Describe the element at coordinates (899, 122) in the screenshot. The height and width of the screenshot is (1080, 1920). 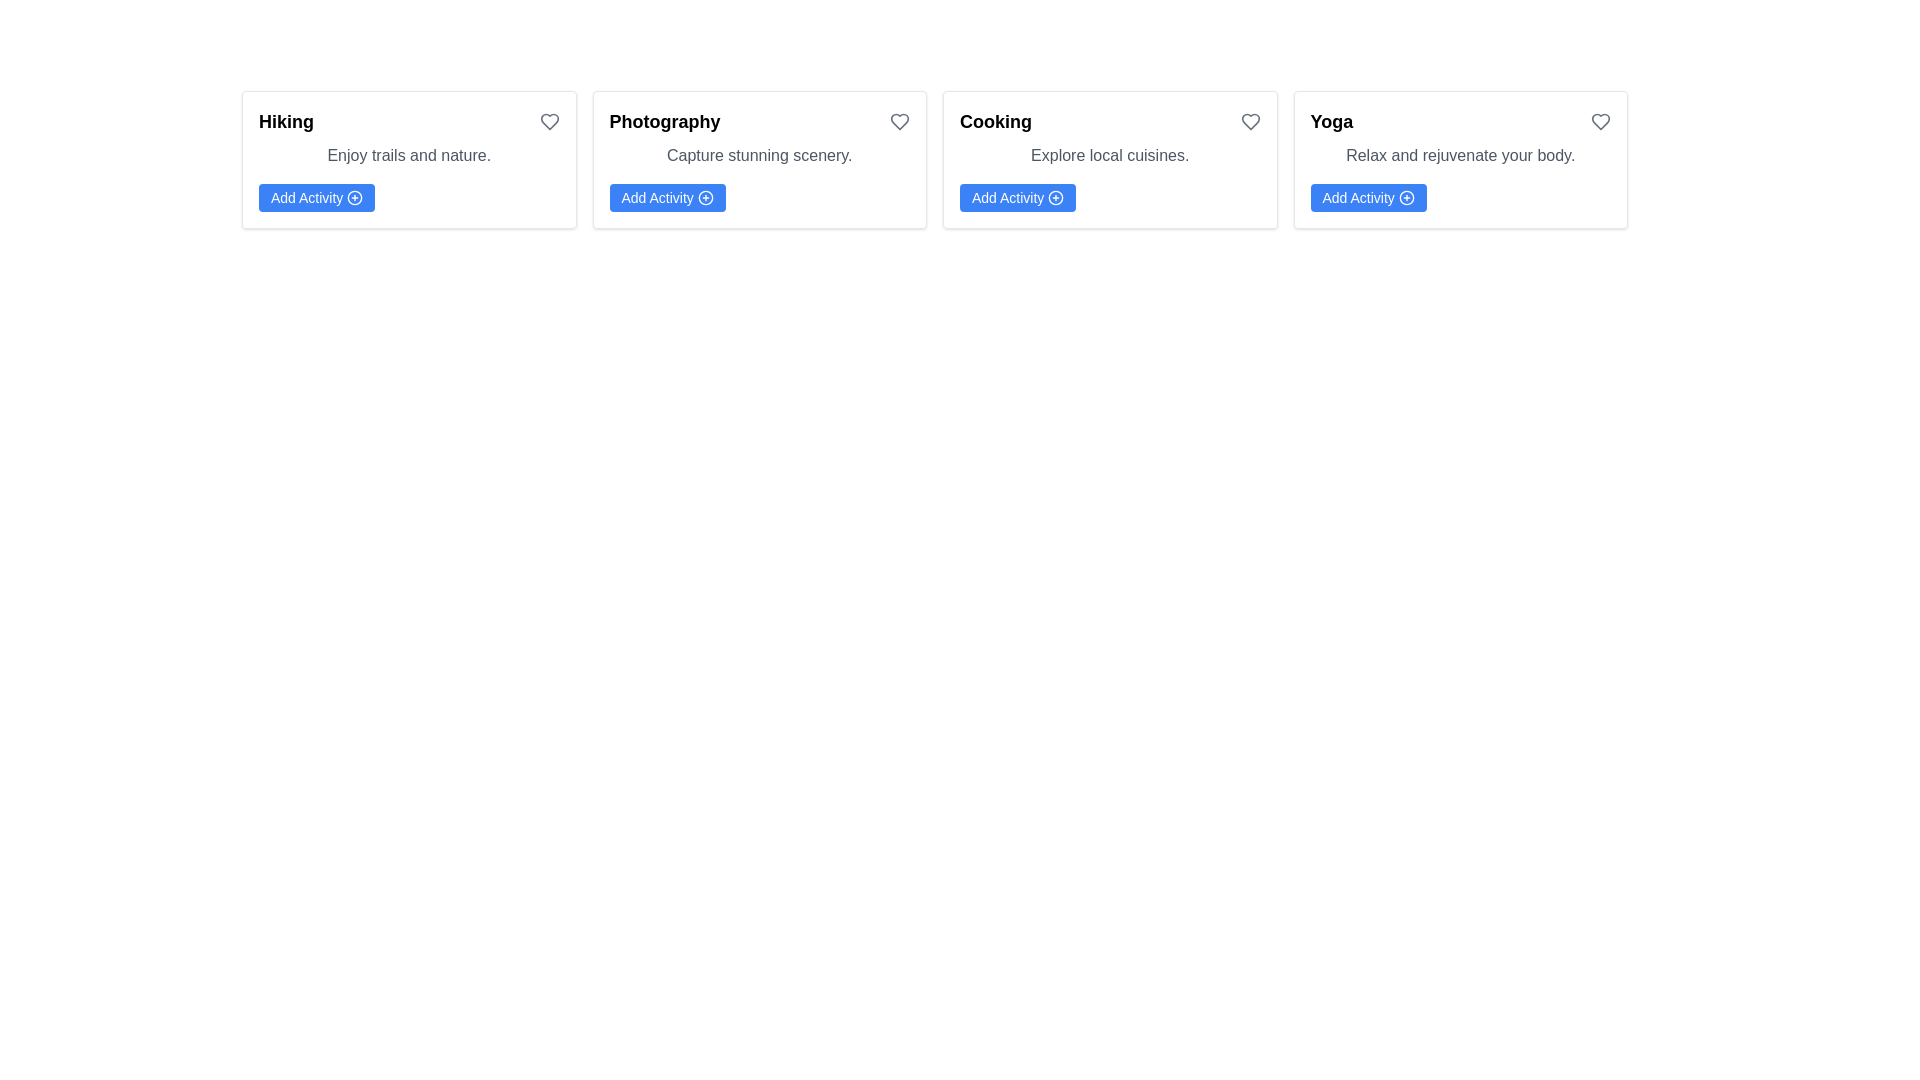
I see `the hollow heart icon located at the top-right corner of the 'Photography' card` at that location.